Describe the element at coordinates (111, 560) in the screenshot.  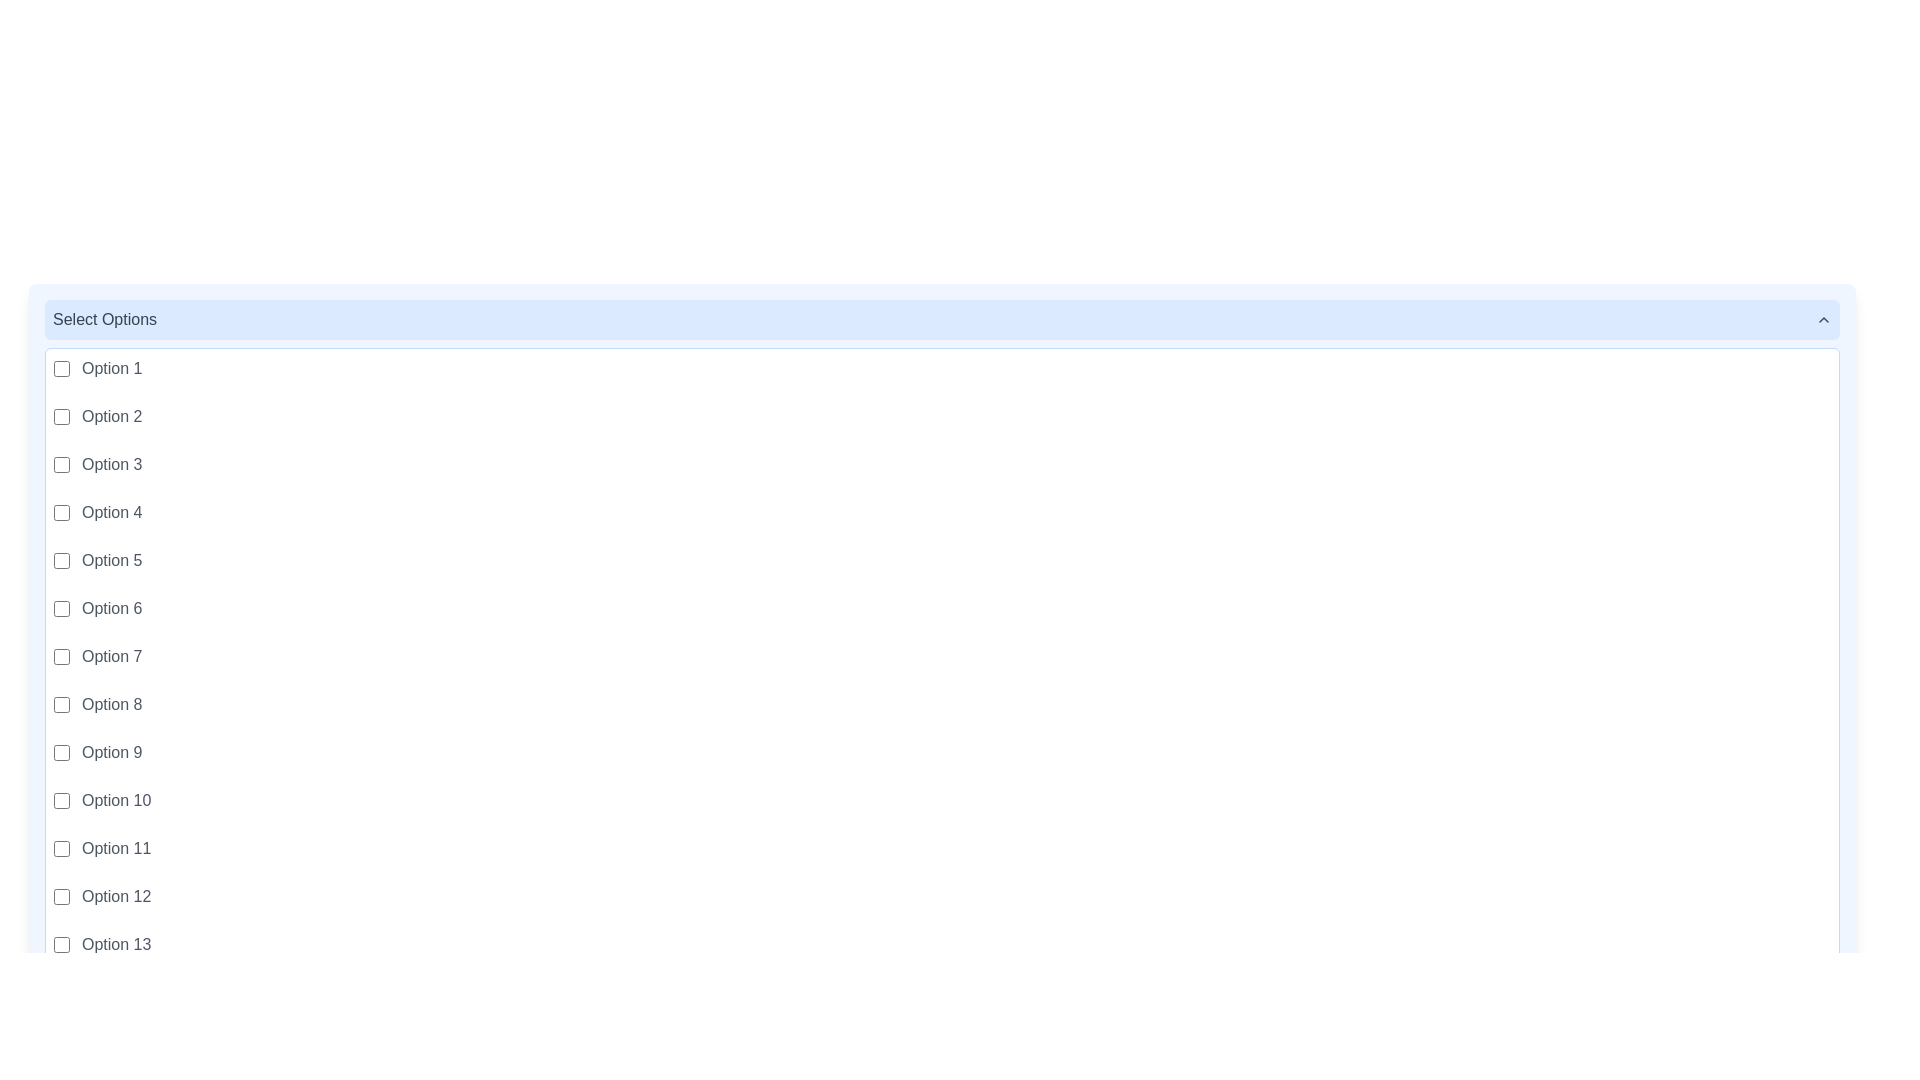
I see `the label associated with the checkbox labeled 'Option 5'` at that location.